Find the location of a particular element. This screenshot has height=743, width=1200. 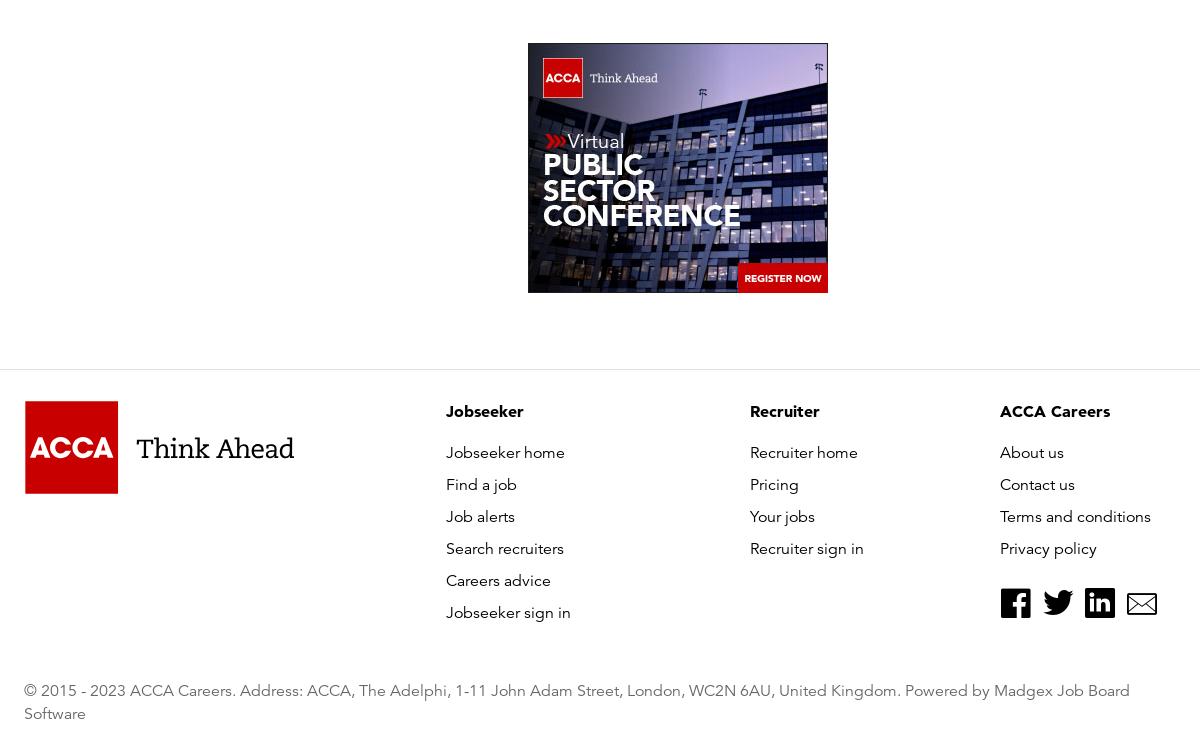

'Jobseeker' is located at coordinates (484, 409).